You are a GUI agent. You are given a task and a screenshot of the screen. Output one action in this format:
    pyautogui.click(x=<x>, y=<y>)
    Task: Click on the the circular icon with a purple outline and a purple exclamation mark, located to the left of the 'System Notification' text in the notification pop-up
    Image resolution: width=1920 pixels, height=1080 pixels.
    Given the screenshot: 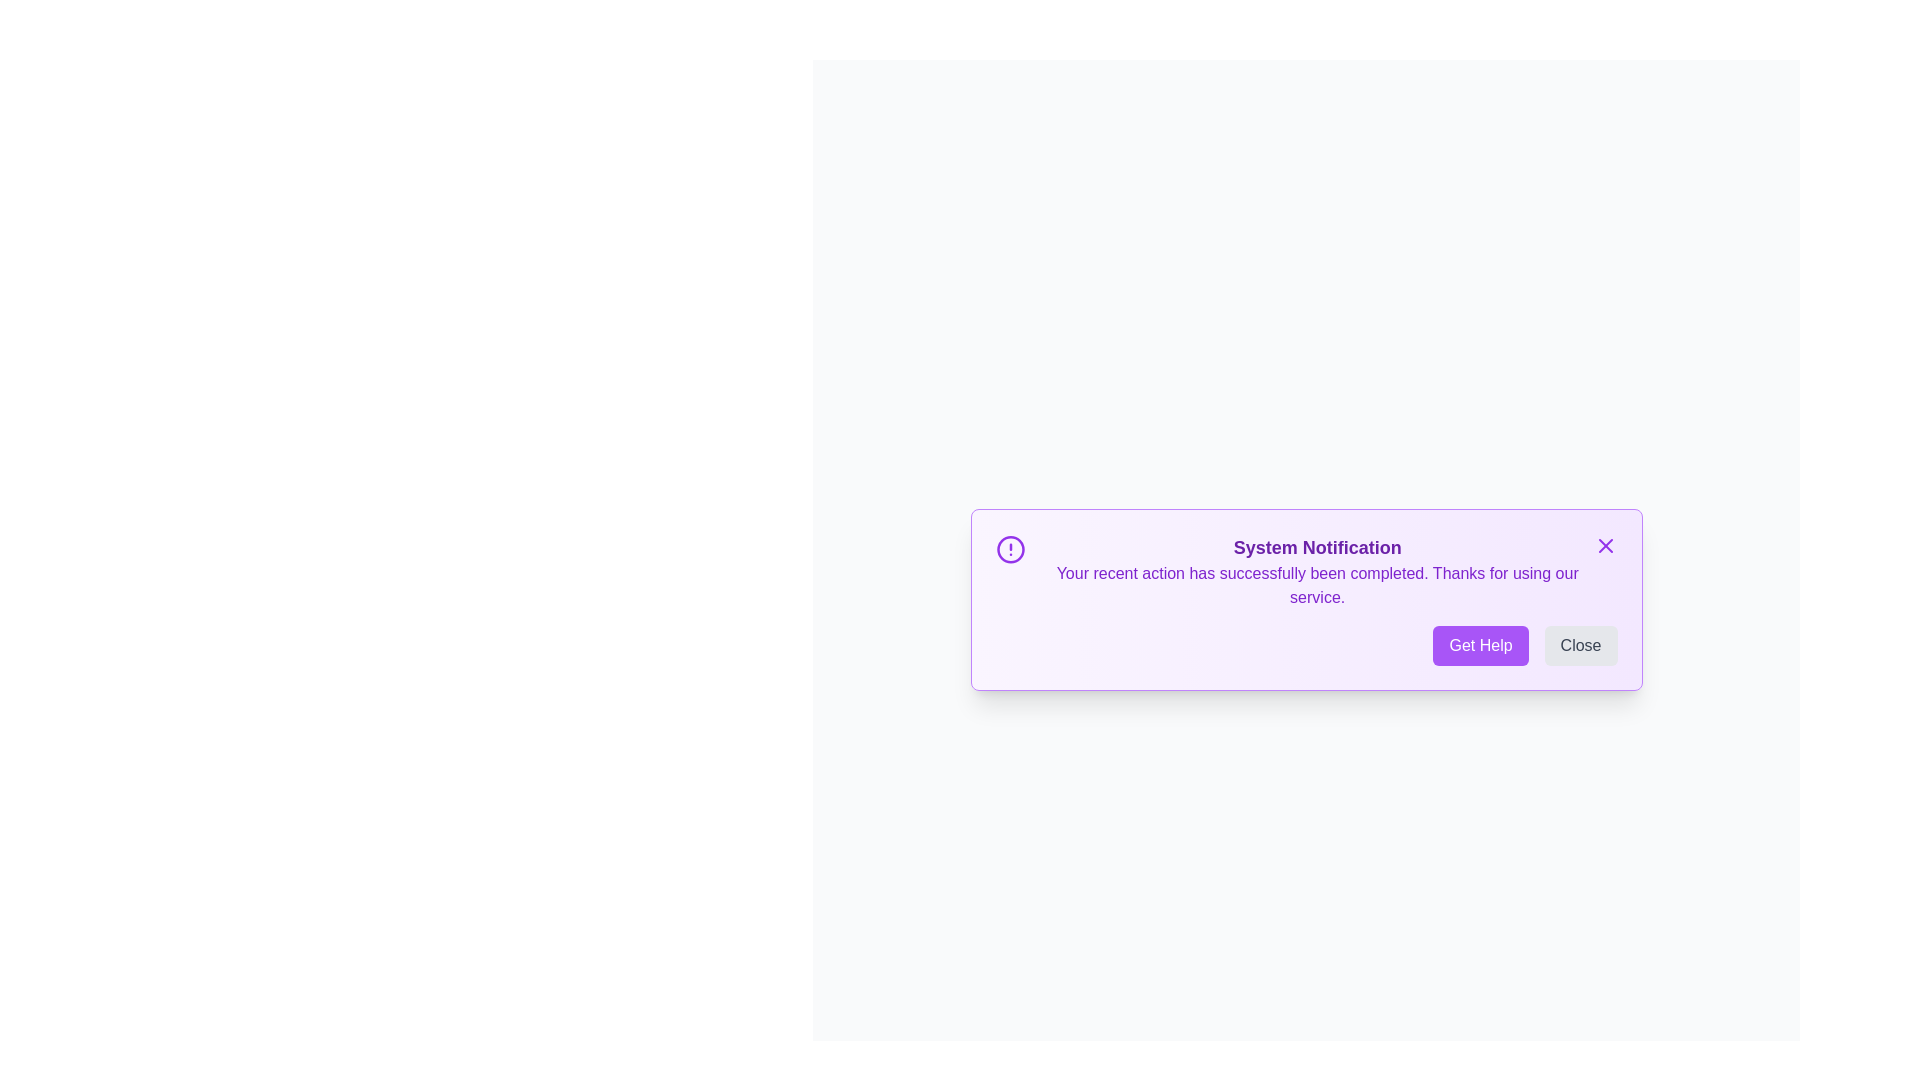 What is the action you would take?
    pyautogui.click(x=1010, y=550)
    